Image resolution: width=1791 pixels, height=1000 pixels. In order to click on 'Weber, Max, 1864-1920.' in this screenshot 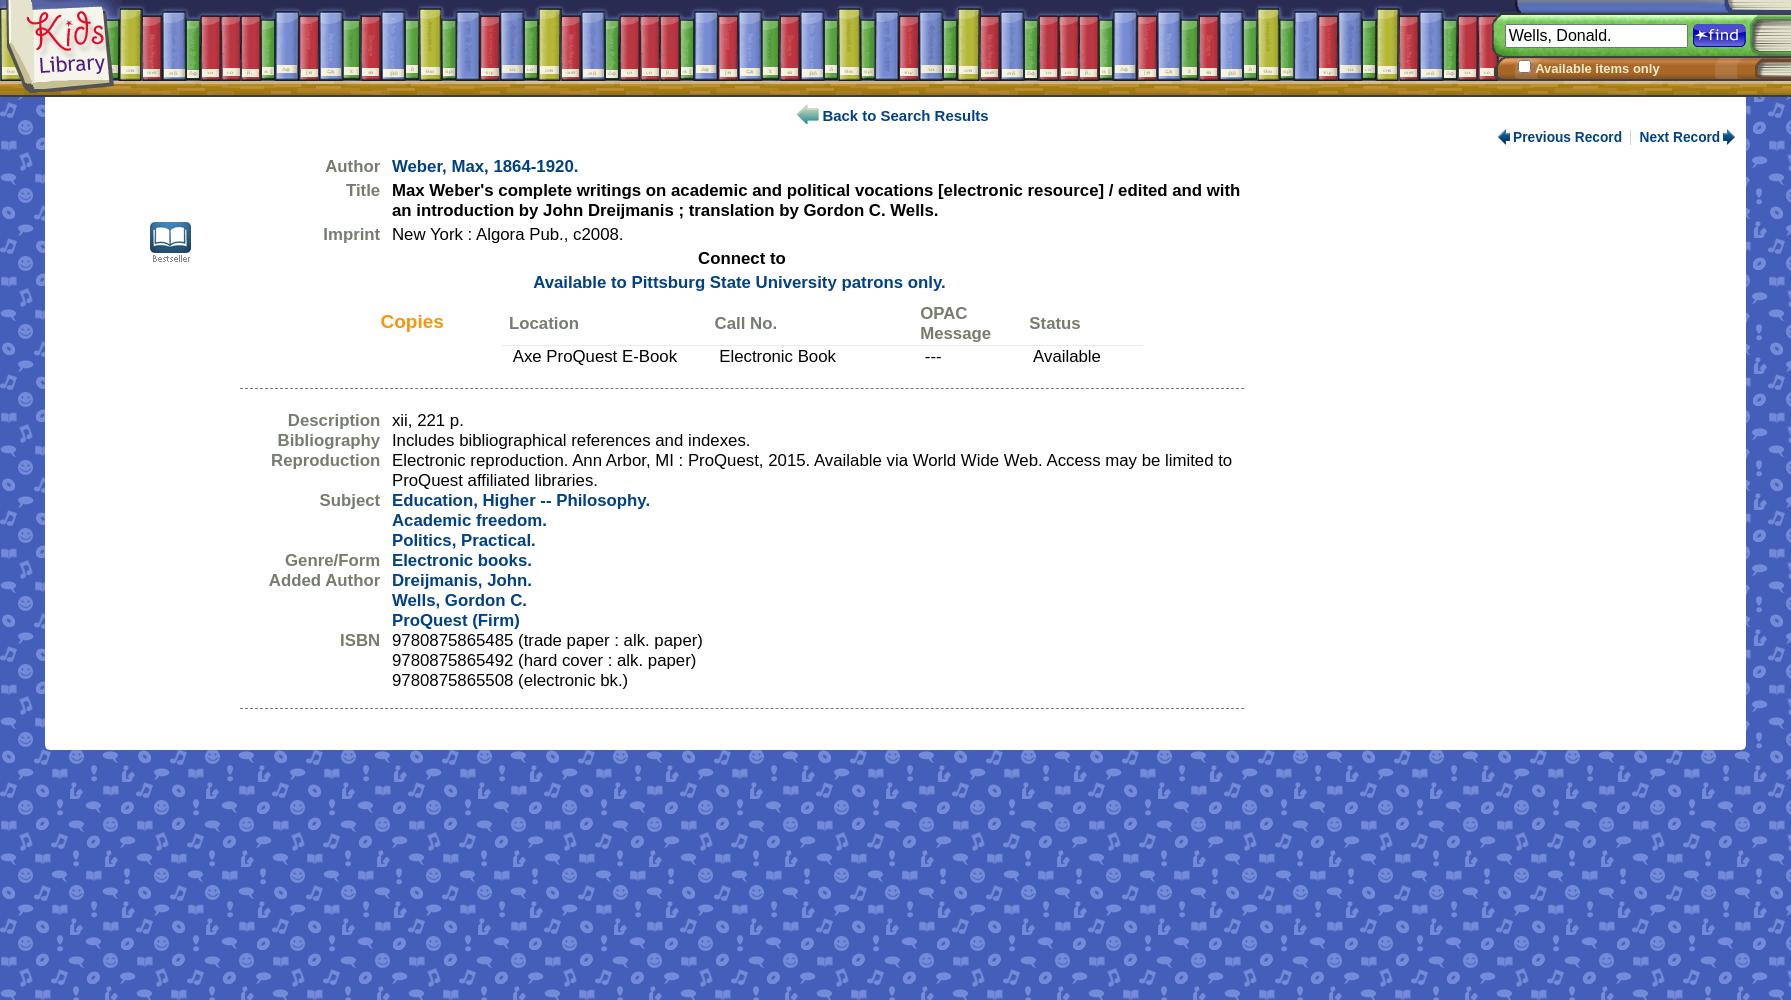, I will do `click(484, 166)`.